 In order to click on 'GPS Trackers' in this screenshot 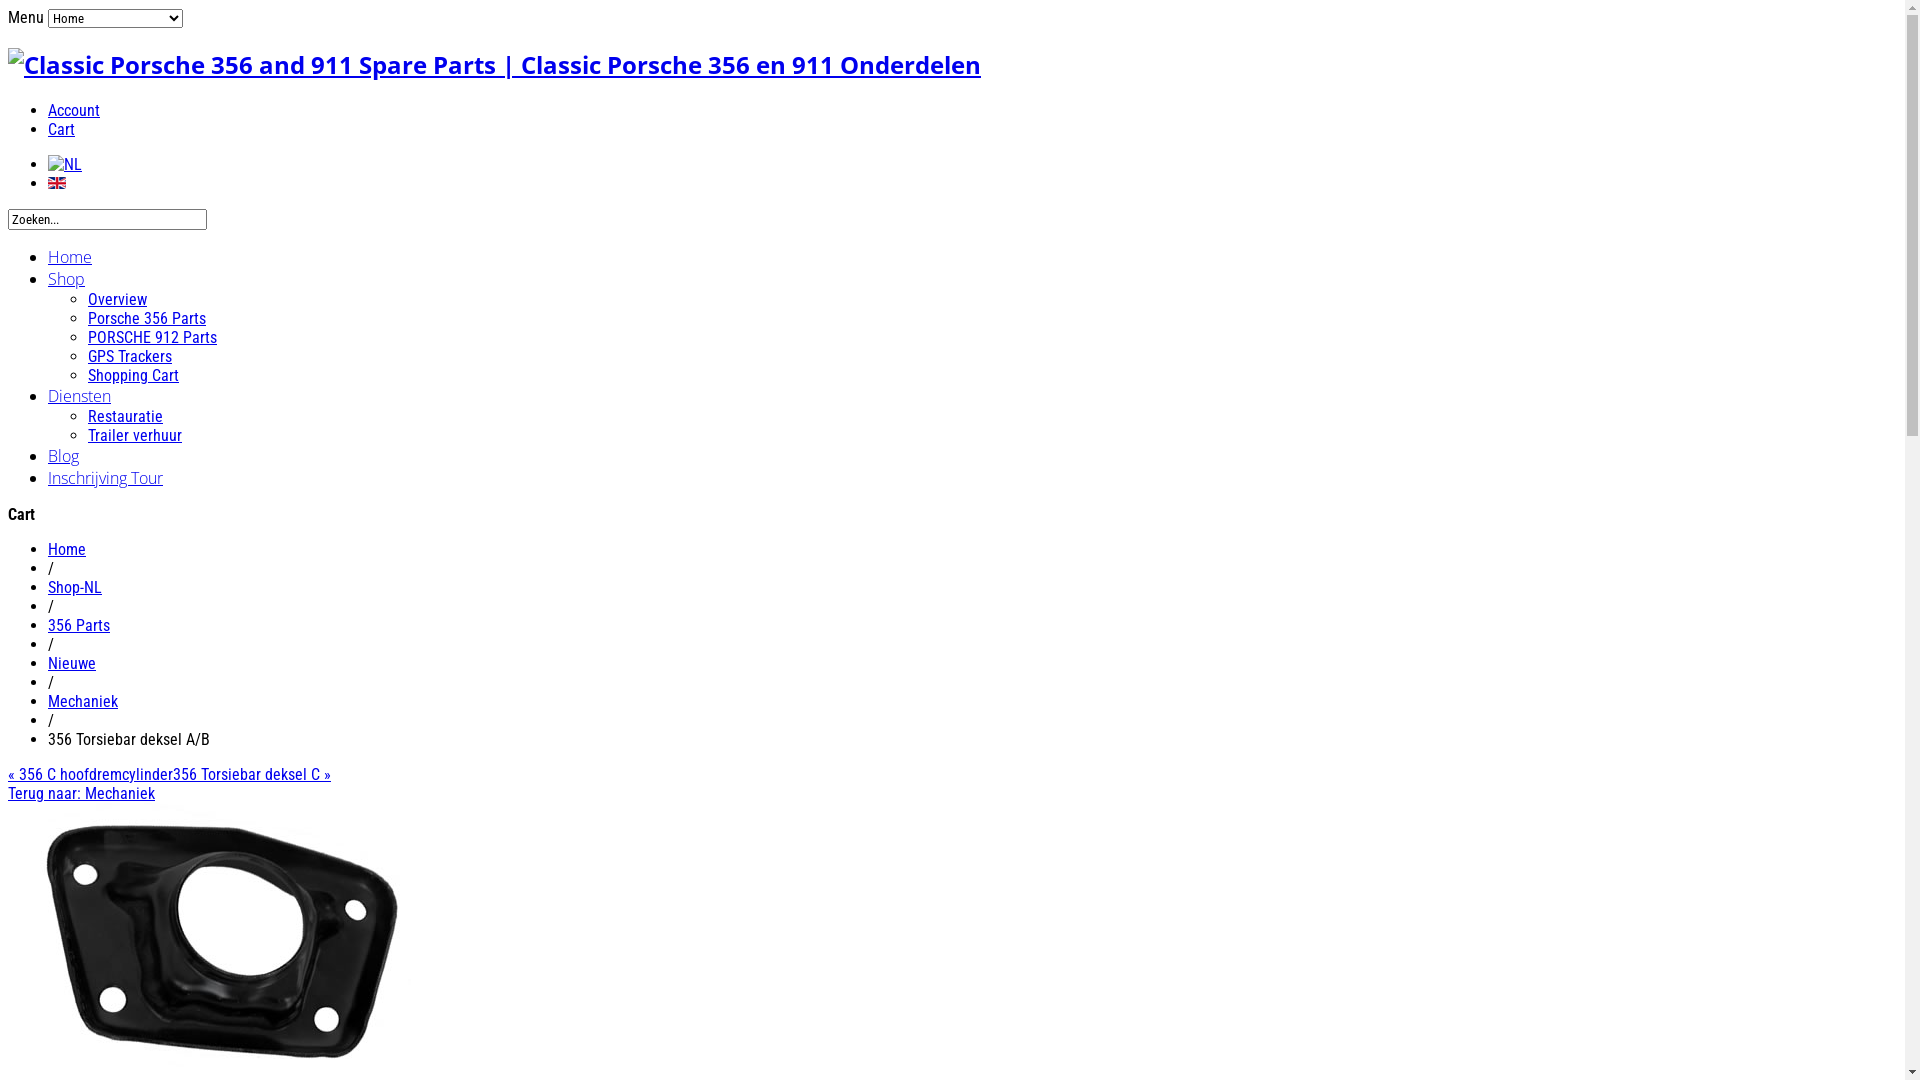, I will do `click(128, 355)`.